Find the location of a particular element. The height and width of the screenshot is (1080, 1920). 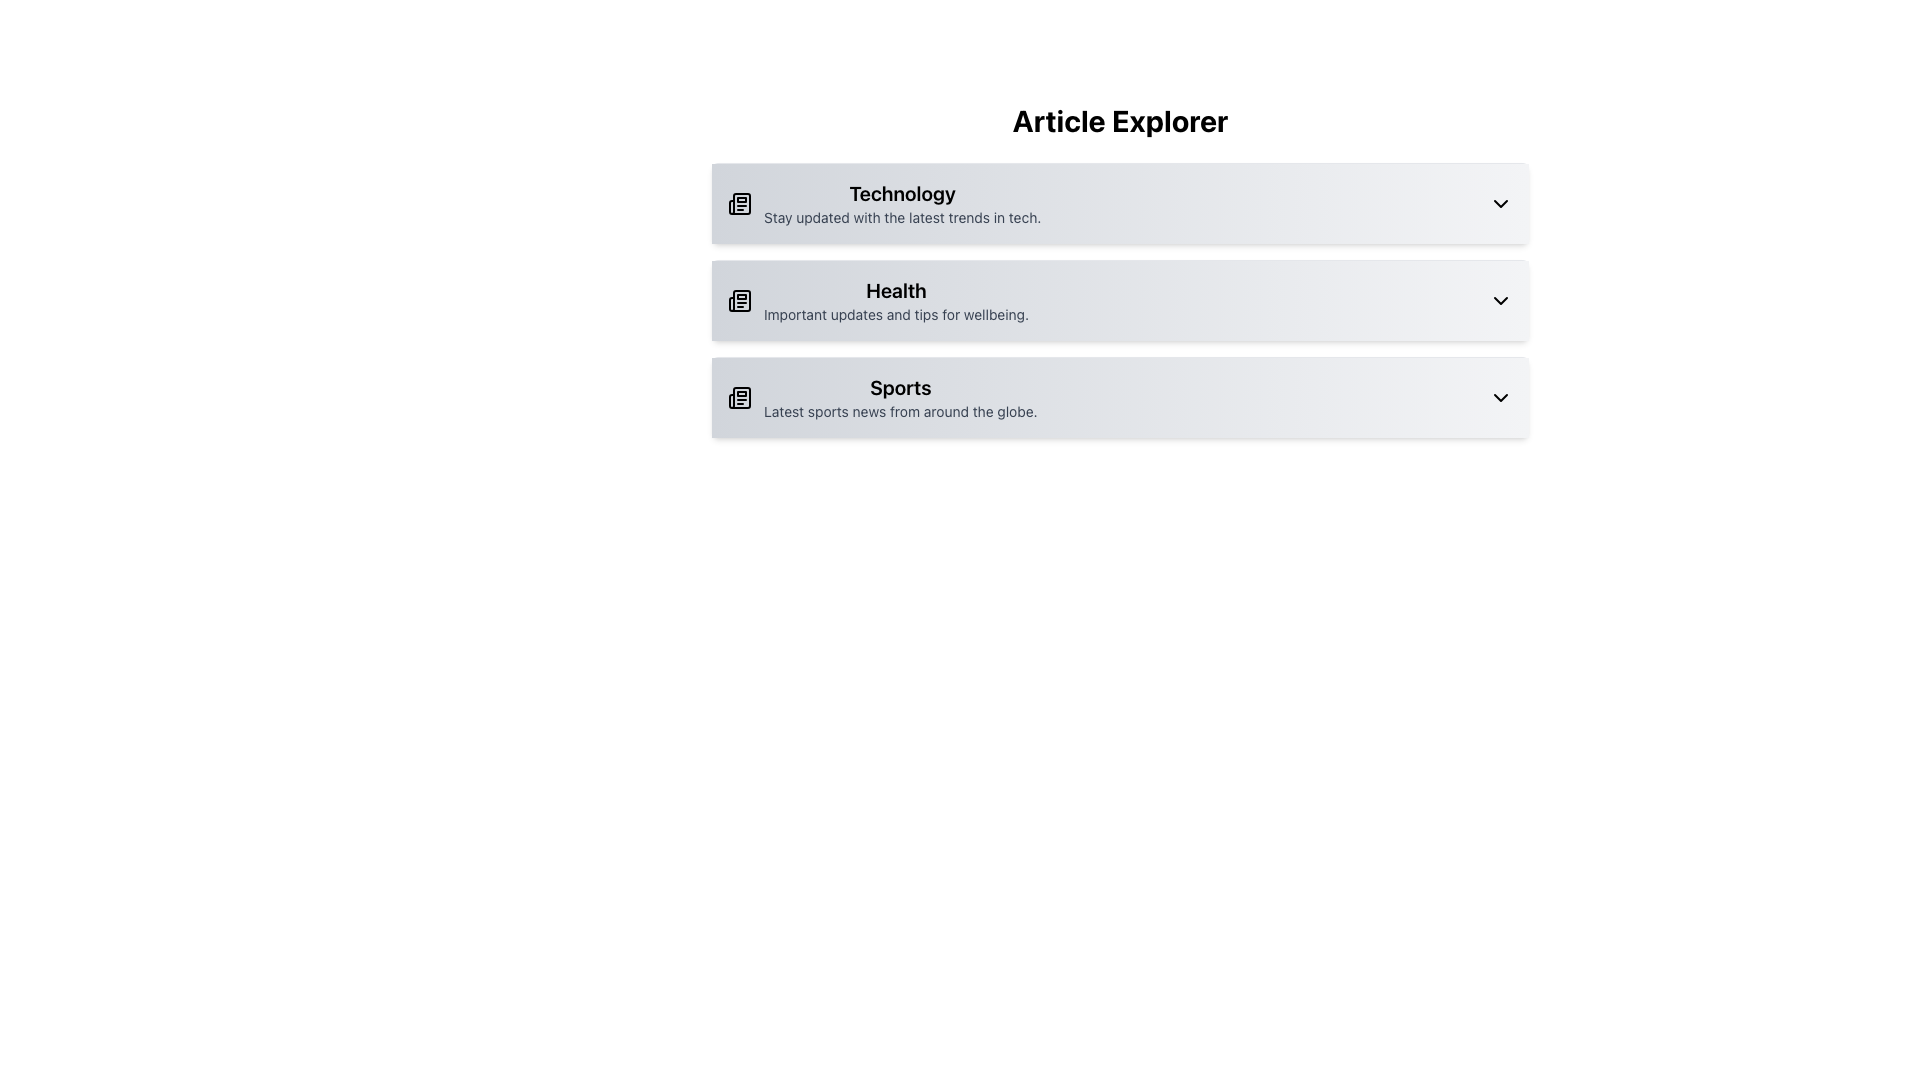

the dropdown toggle button (chevron) at the top-right corner of the 'Technology' section is located at coordinates (1501, 204).